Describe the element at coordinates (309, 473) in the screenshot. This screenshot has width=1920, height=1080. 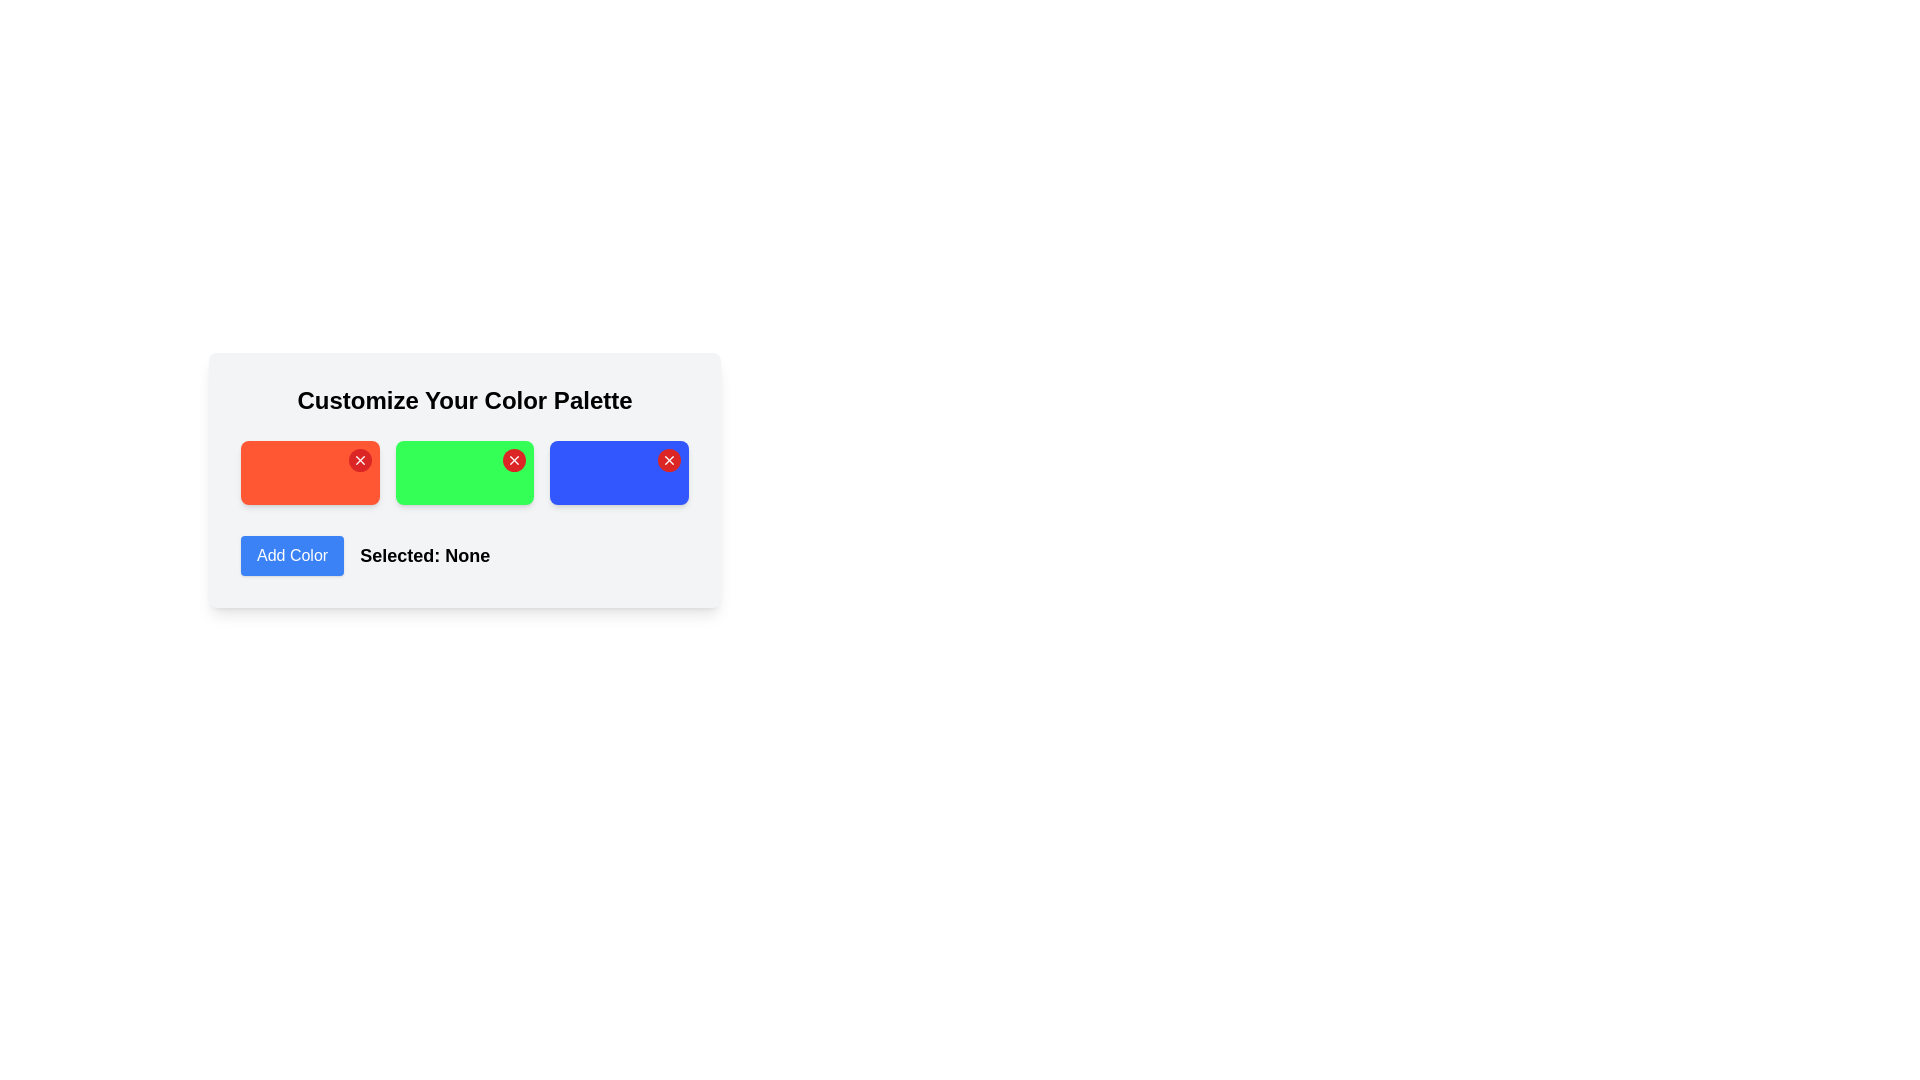
I see `the leftmost button for color selection, associated with the red color option` at that location.